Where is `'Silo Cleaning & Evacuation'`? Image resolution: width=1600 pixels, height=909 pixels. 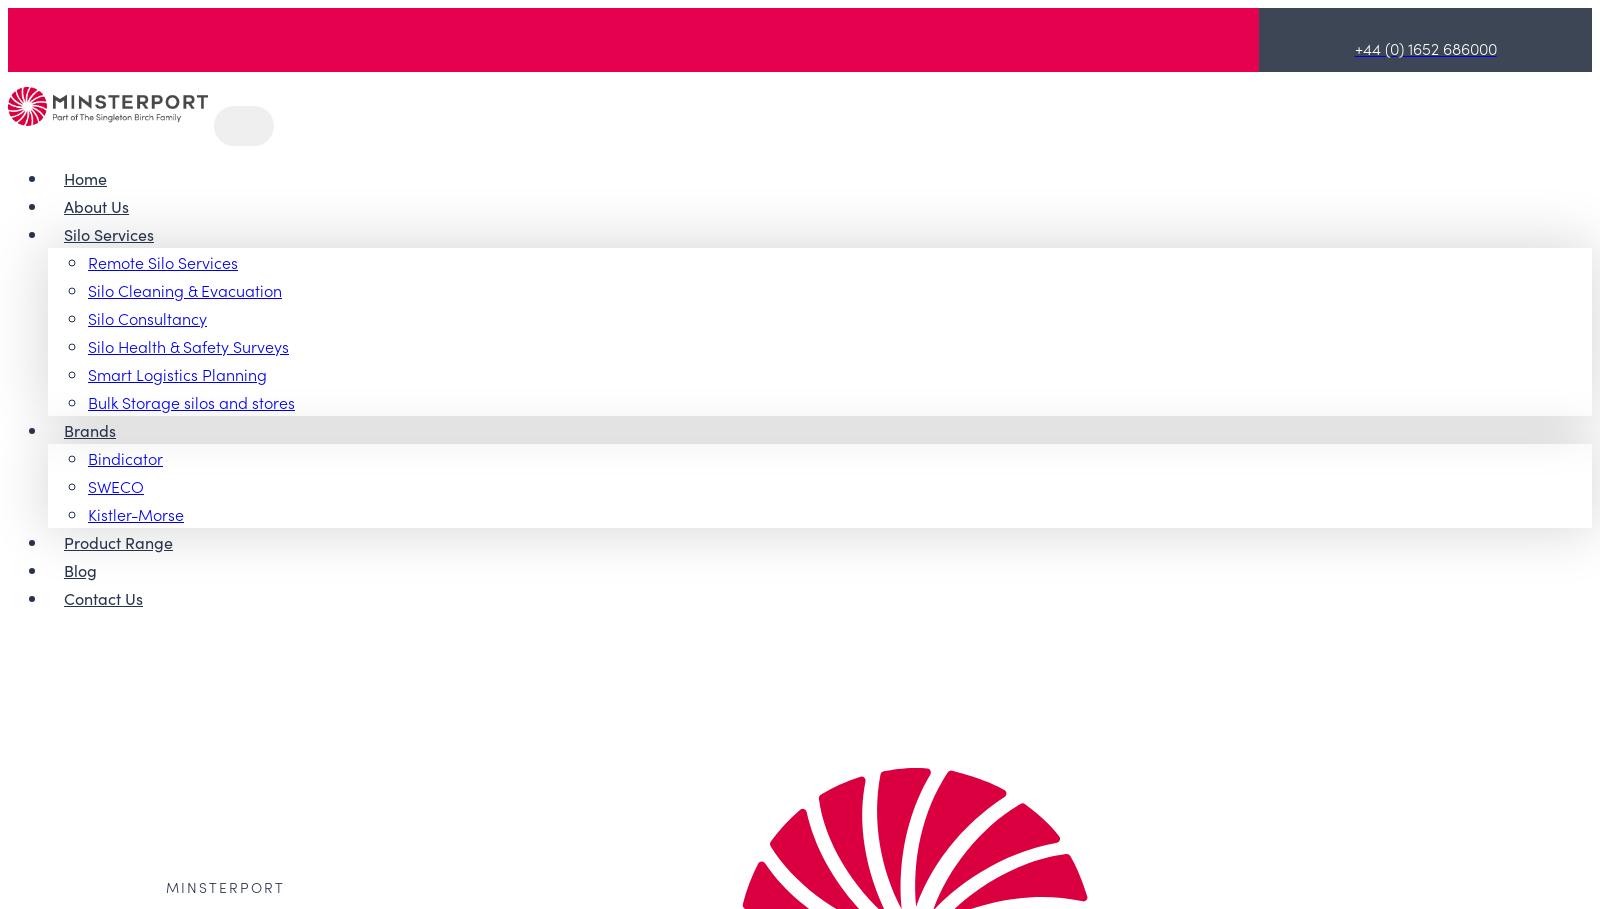 'Silo Cleaning & Evacuation' is located at coordinates (183, 287).